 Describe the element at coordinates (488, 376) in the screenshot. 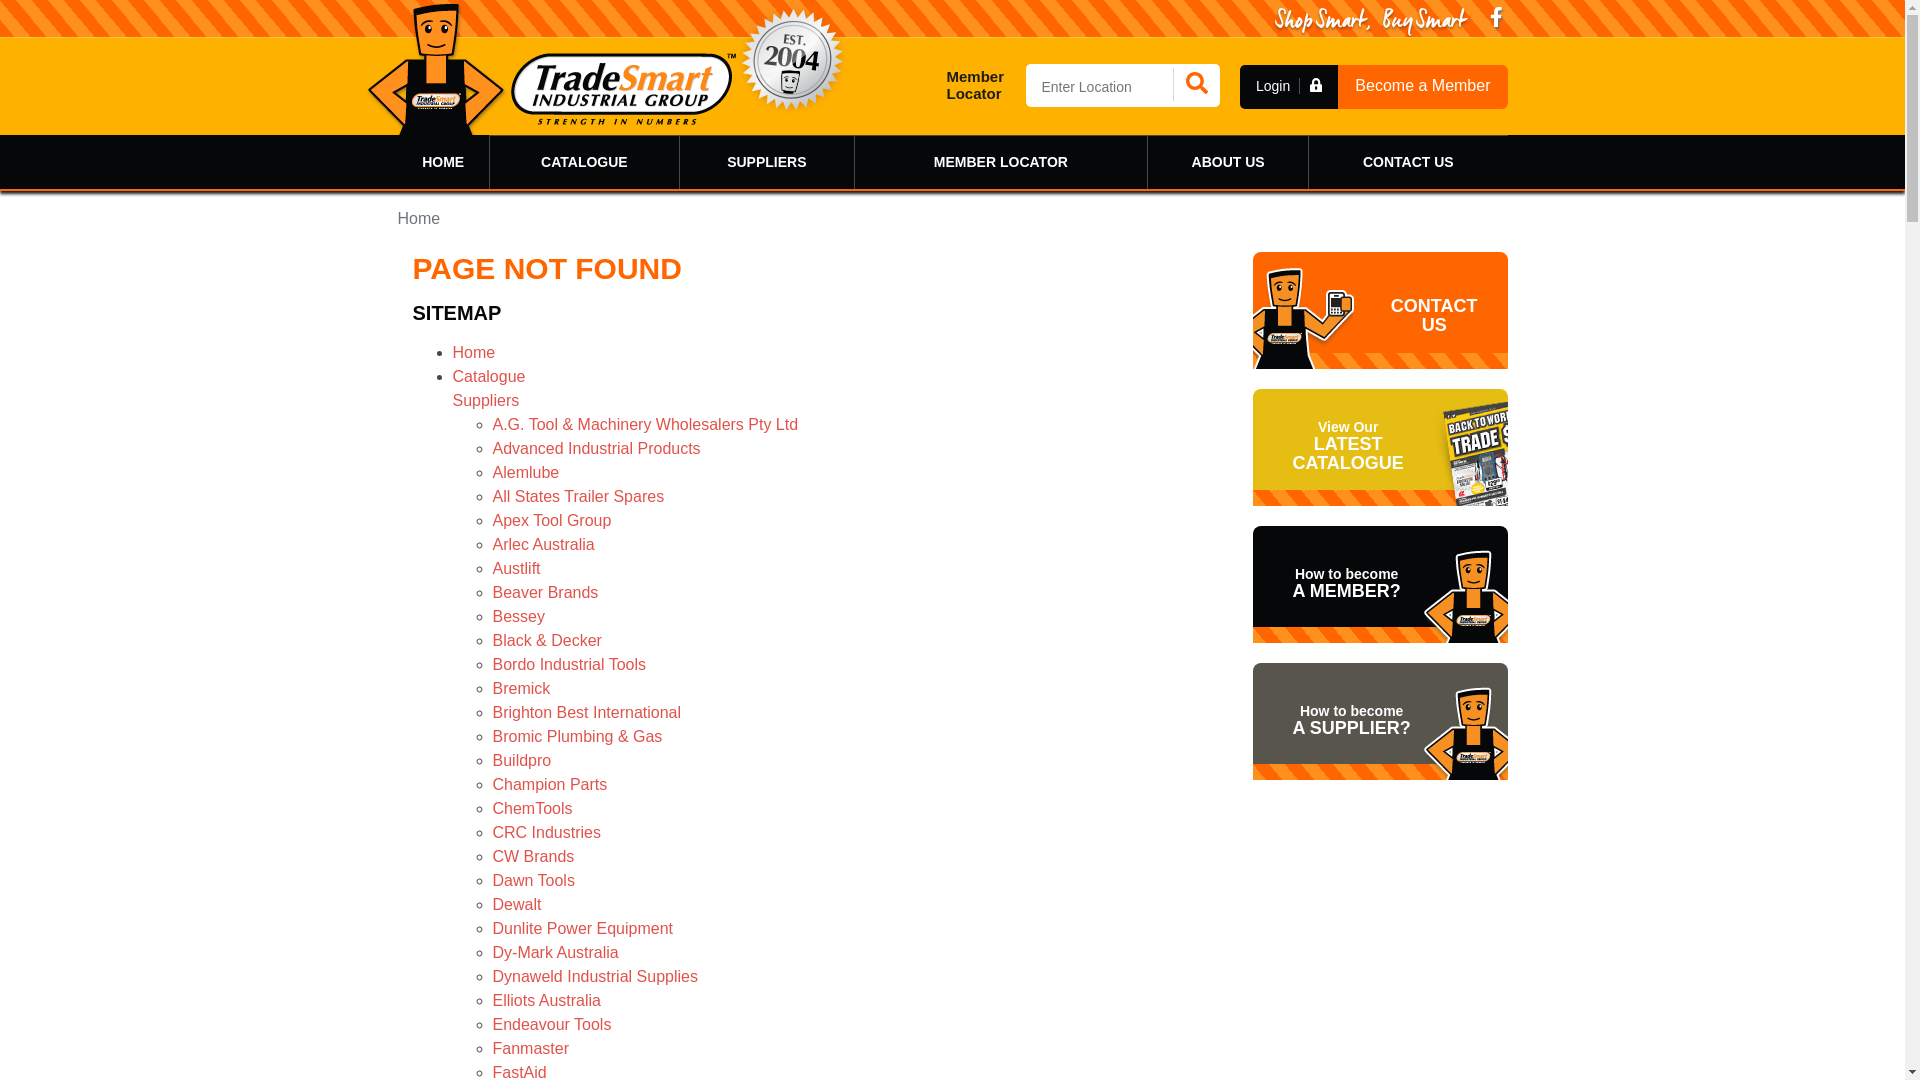

I see `'Catalogue'` at that location.